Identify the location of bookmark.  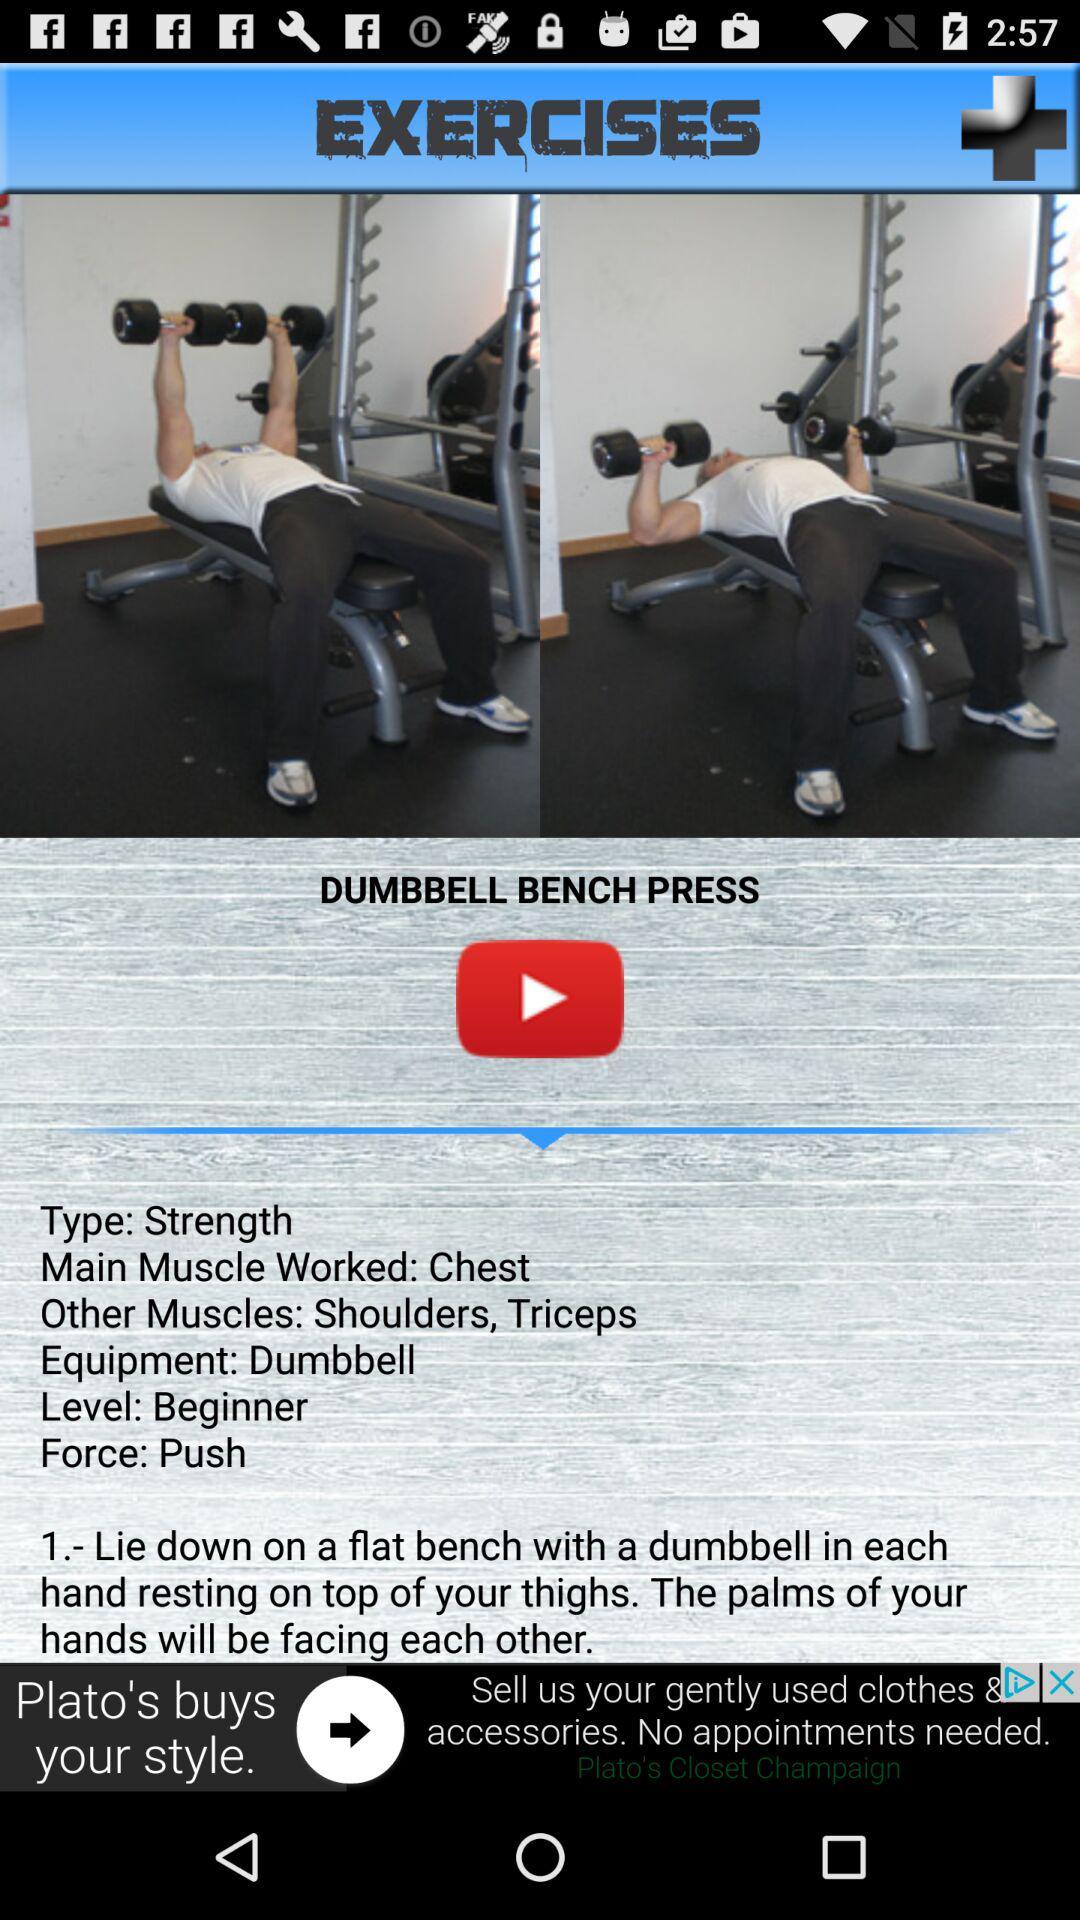
(1014, 127).